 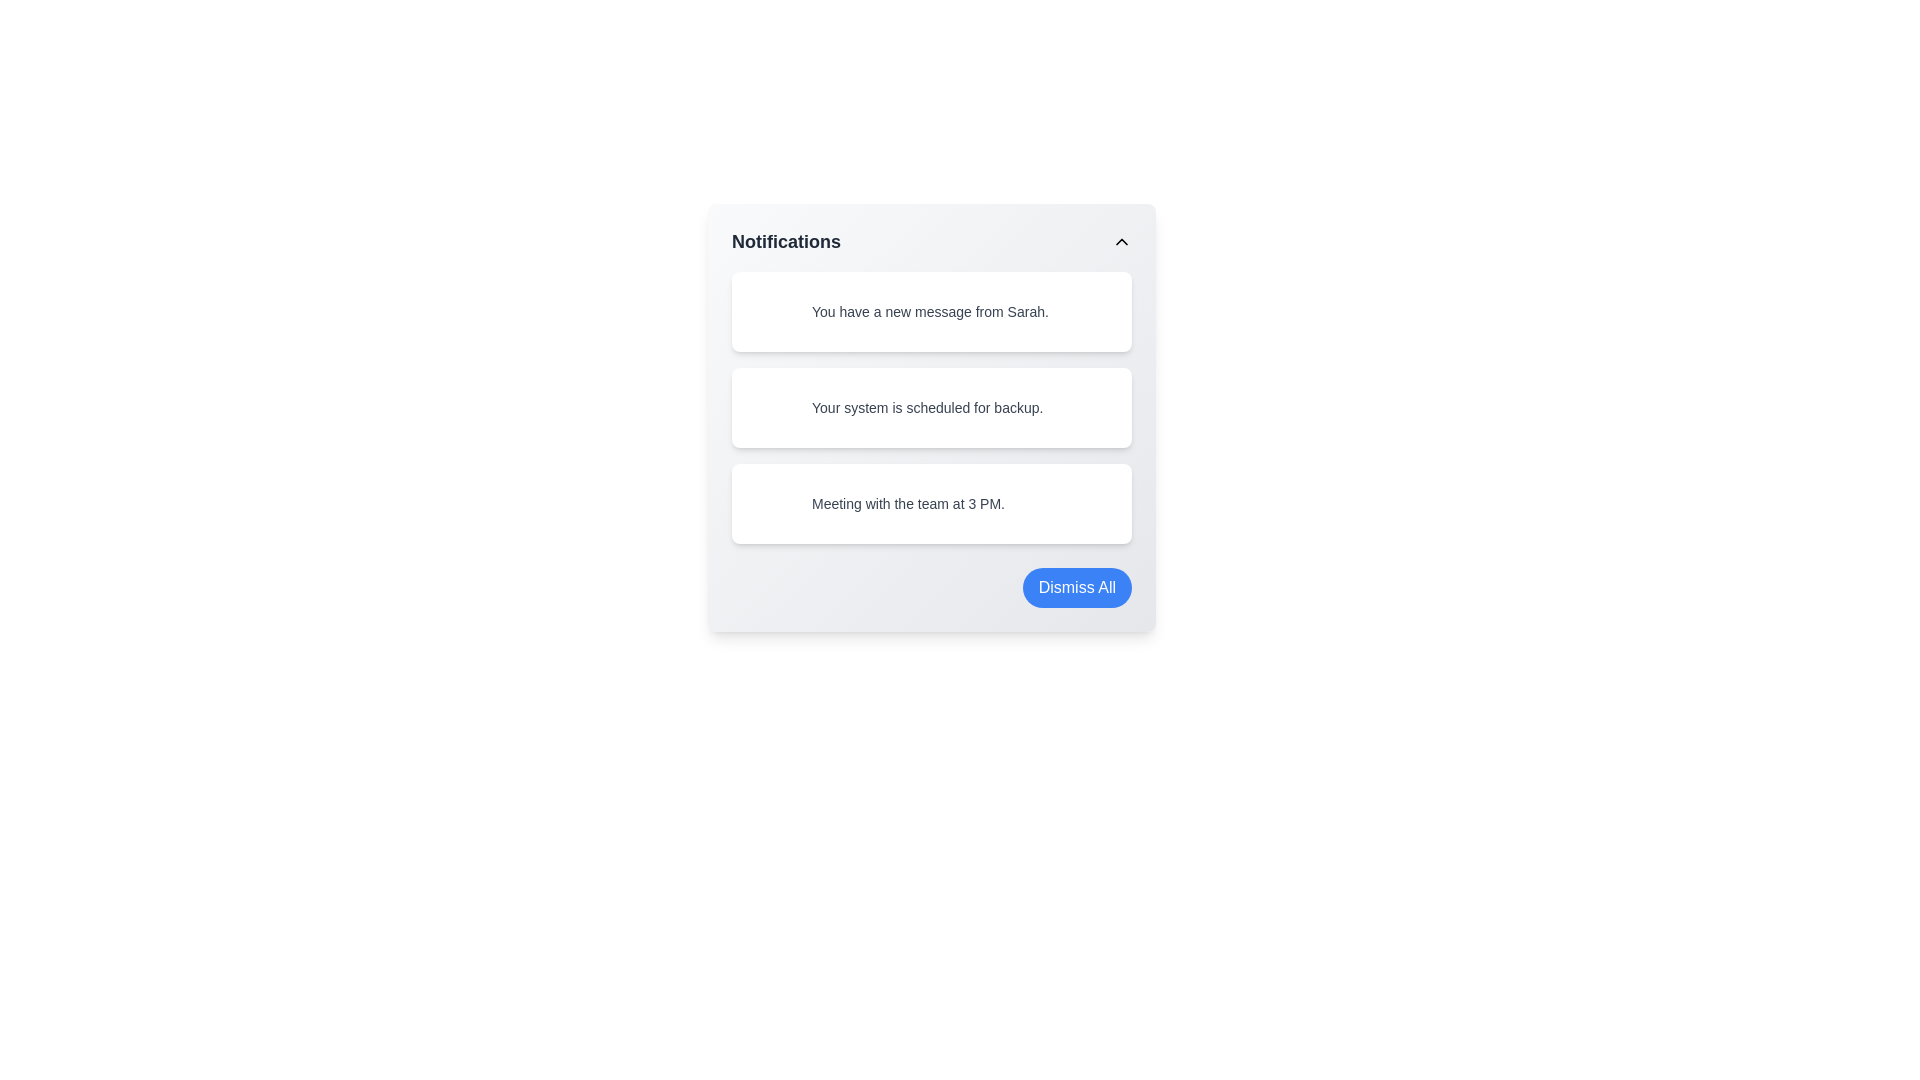 I want to click on the text label displaying 'Your system is scheduled for backup.' which is part of a notification card in the middle of a vertically stacked list of notifications, so click(x=926, y=407).